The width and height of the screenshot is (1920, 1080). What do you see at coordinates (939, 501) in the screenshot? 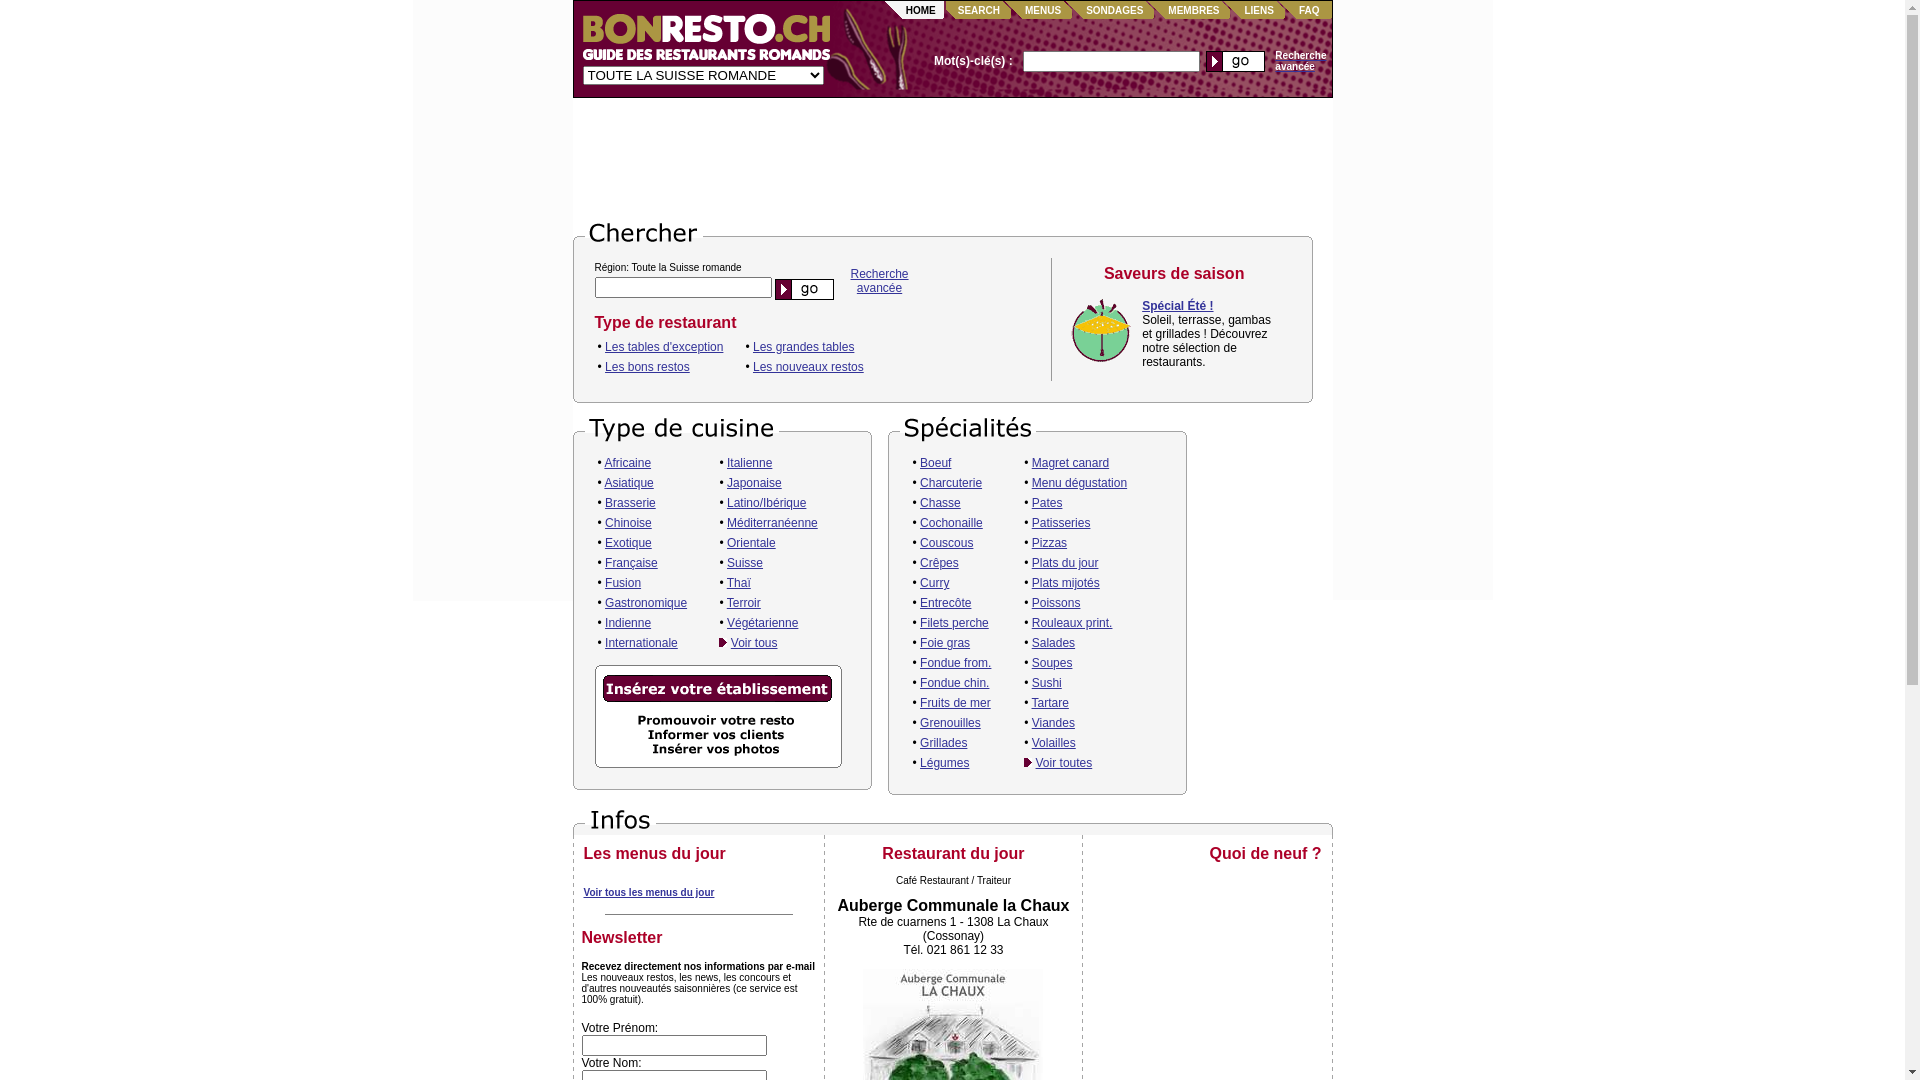
I see `'Chasse'` at bounding box center [939, 501].